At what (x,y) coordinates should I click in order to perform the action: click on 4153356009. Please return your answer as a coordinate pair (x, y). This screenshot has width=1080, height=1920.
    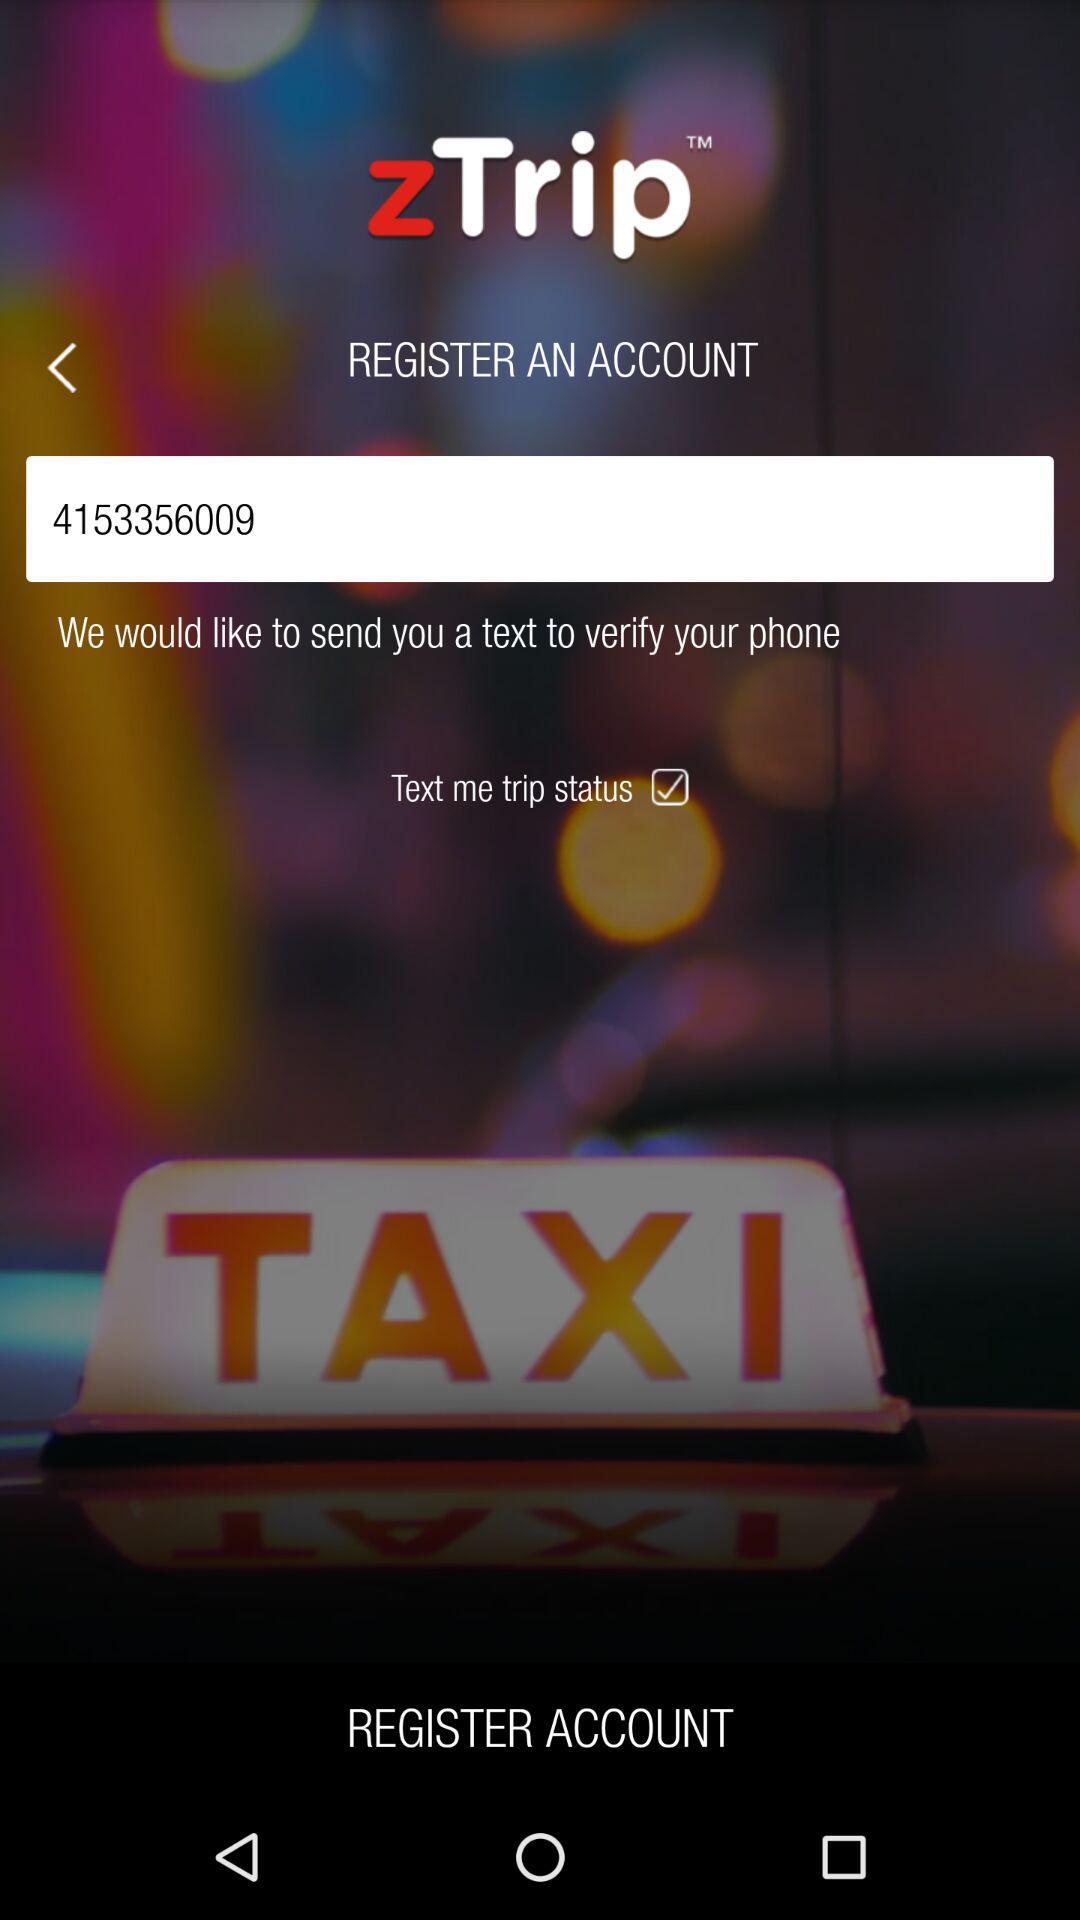
    Looking at the image, I should click on (540, 518).